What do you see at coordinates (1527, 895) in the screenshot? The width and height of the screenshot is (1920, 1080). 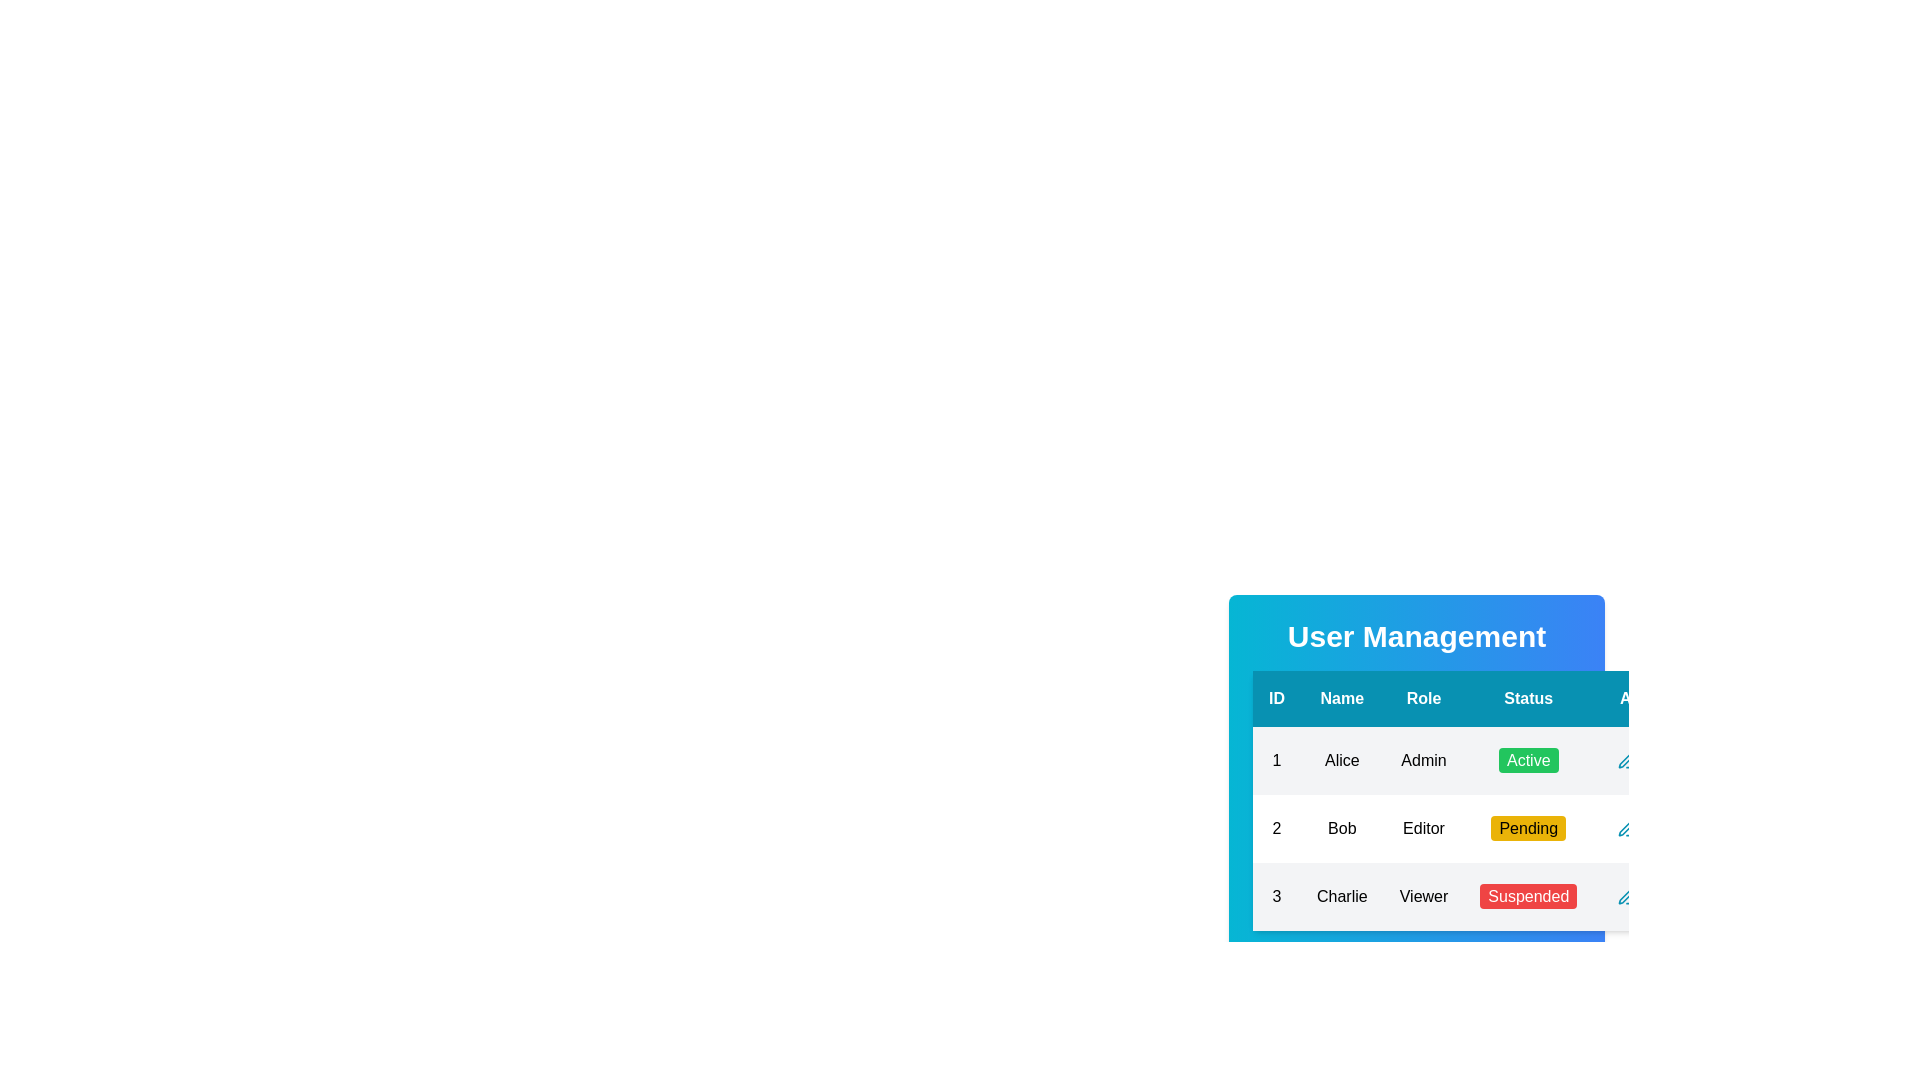 I see `the account status button in the third row of the User Management table, which indicates that the account is suspended` at bounding box center [1527, 895].